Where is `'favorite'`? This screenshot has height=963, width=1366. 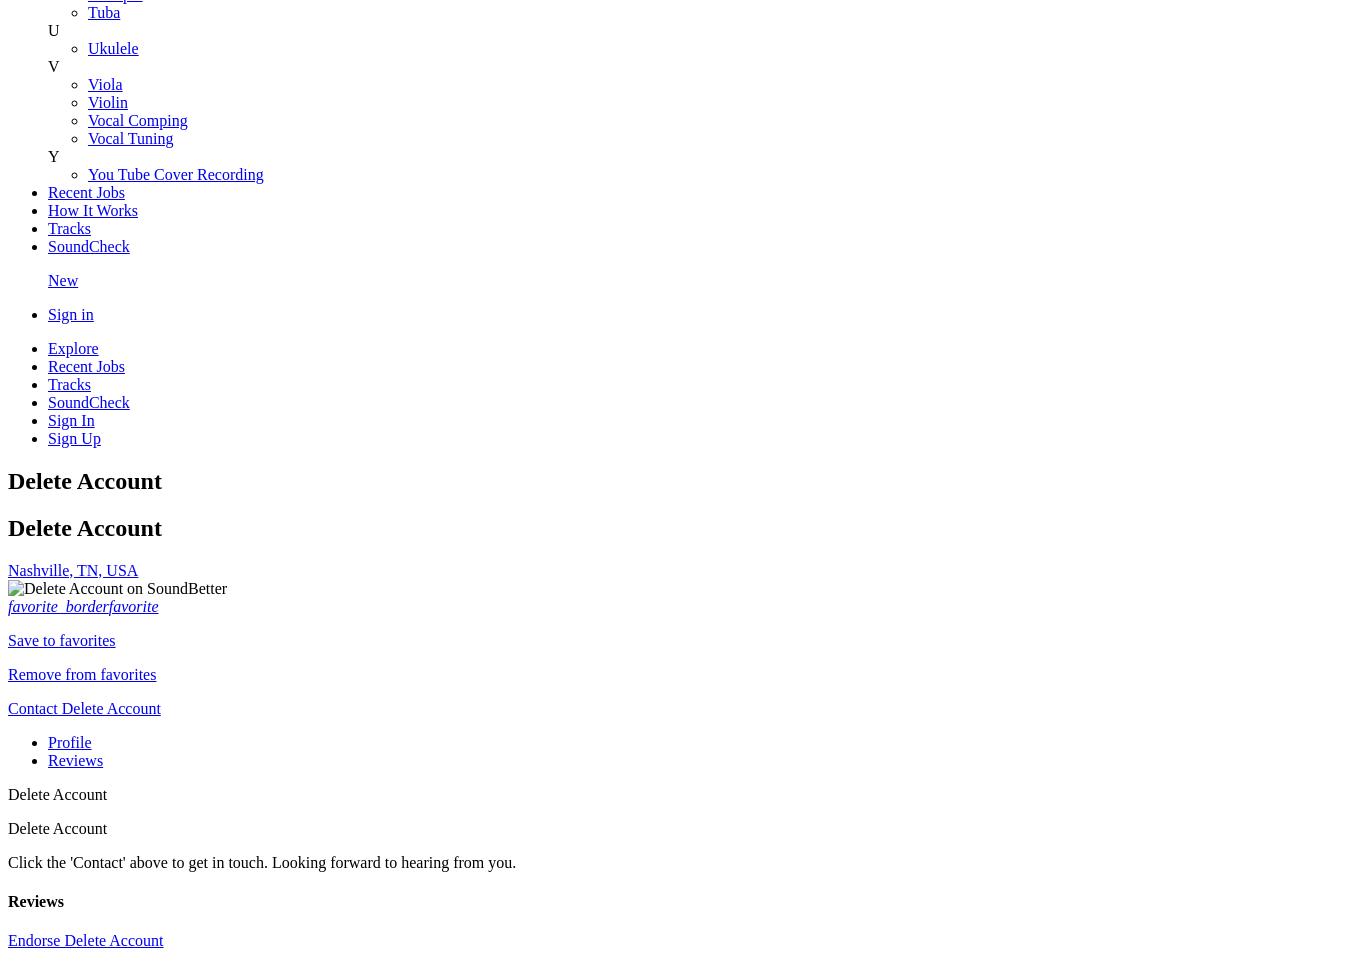
'favorite' is located at coordinates (132, 605).